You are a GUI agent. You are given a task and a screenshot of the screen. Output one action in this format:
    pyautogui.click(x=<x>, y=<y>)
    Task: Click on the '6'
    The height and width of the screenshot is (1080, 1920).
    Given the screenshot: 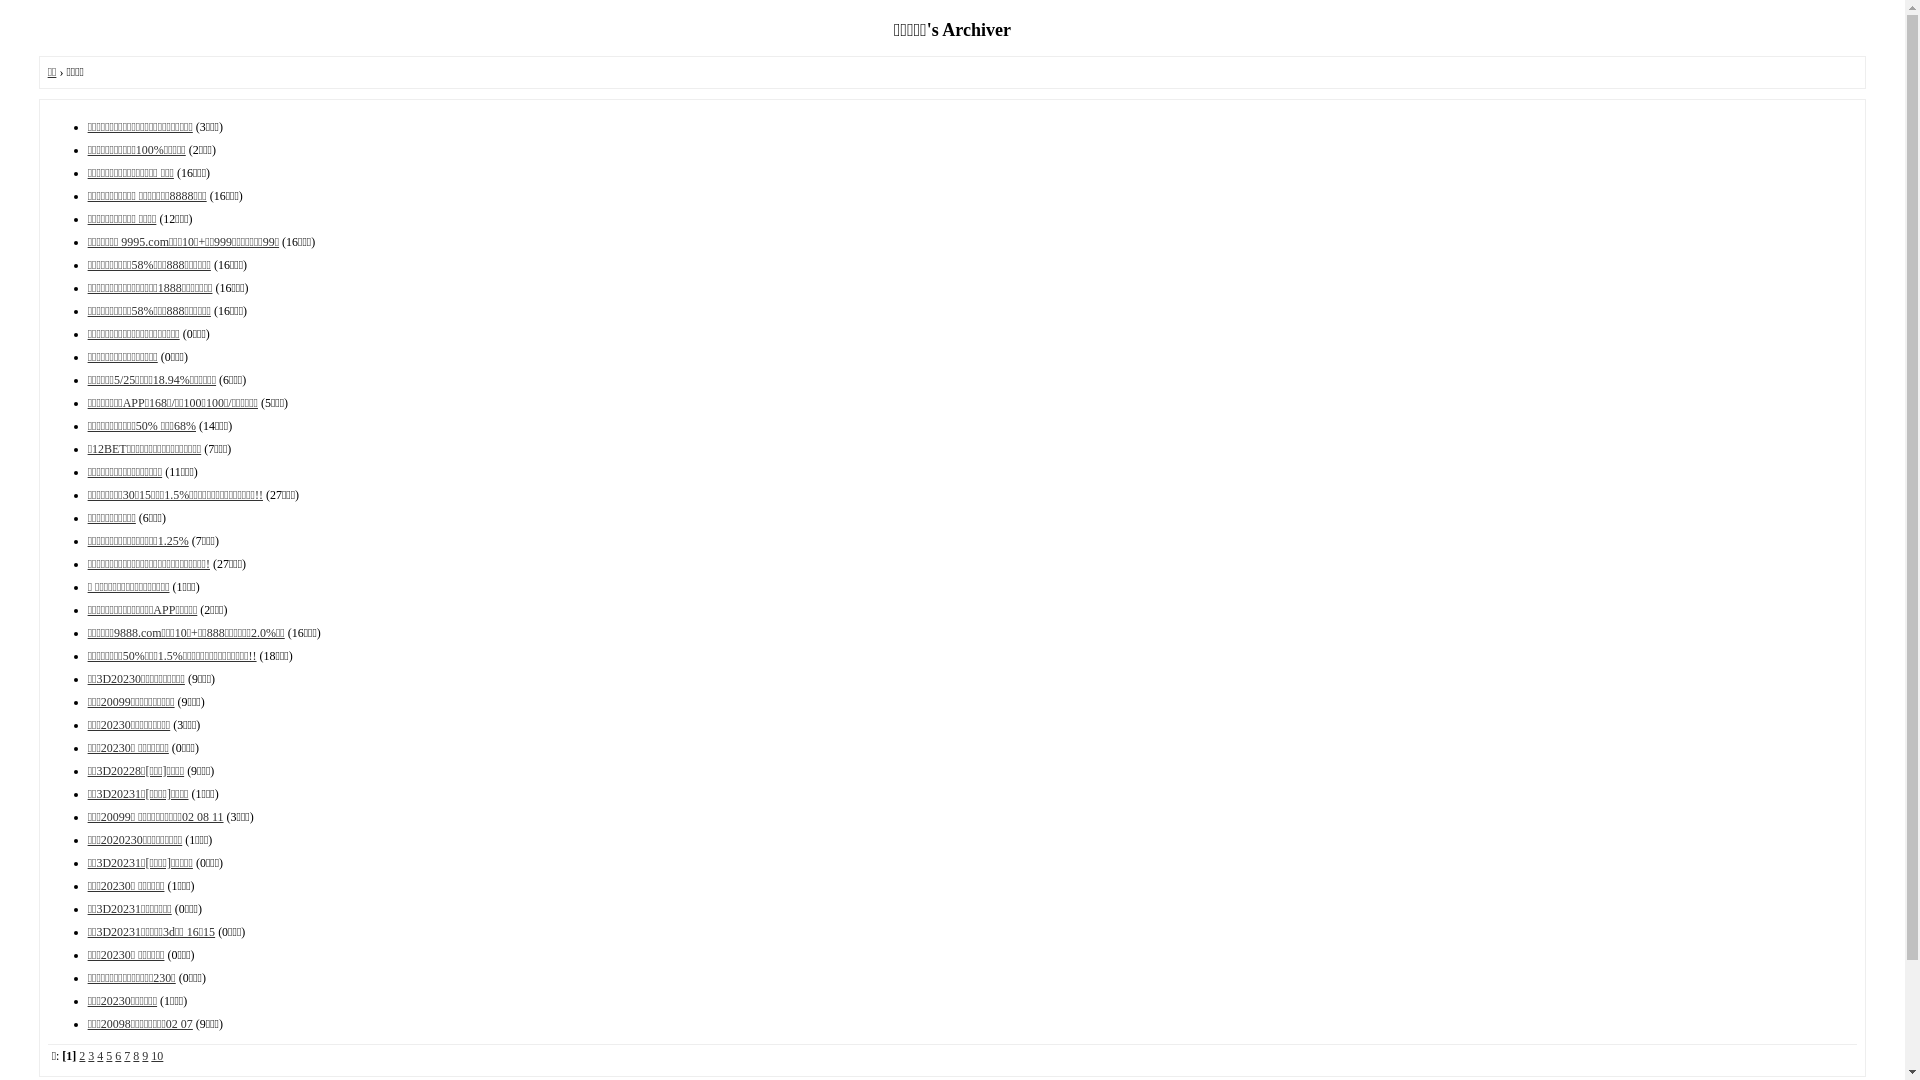 What is the action you would take?
    pyautogui.click(x=117, y=1055)
    